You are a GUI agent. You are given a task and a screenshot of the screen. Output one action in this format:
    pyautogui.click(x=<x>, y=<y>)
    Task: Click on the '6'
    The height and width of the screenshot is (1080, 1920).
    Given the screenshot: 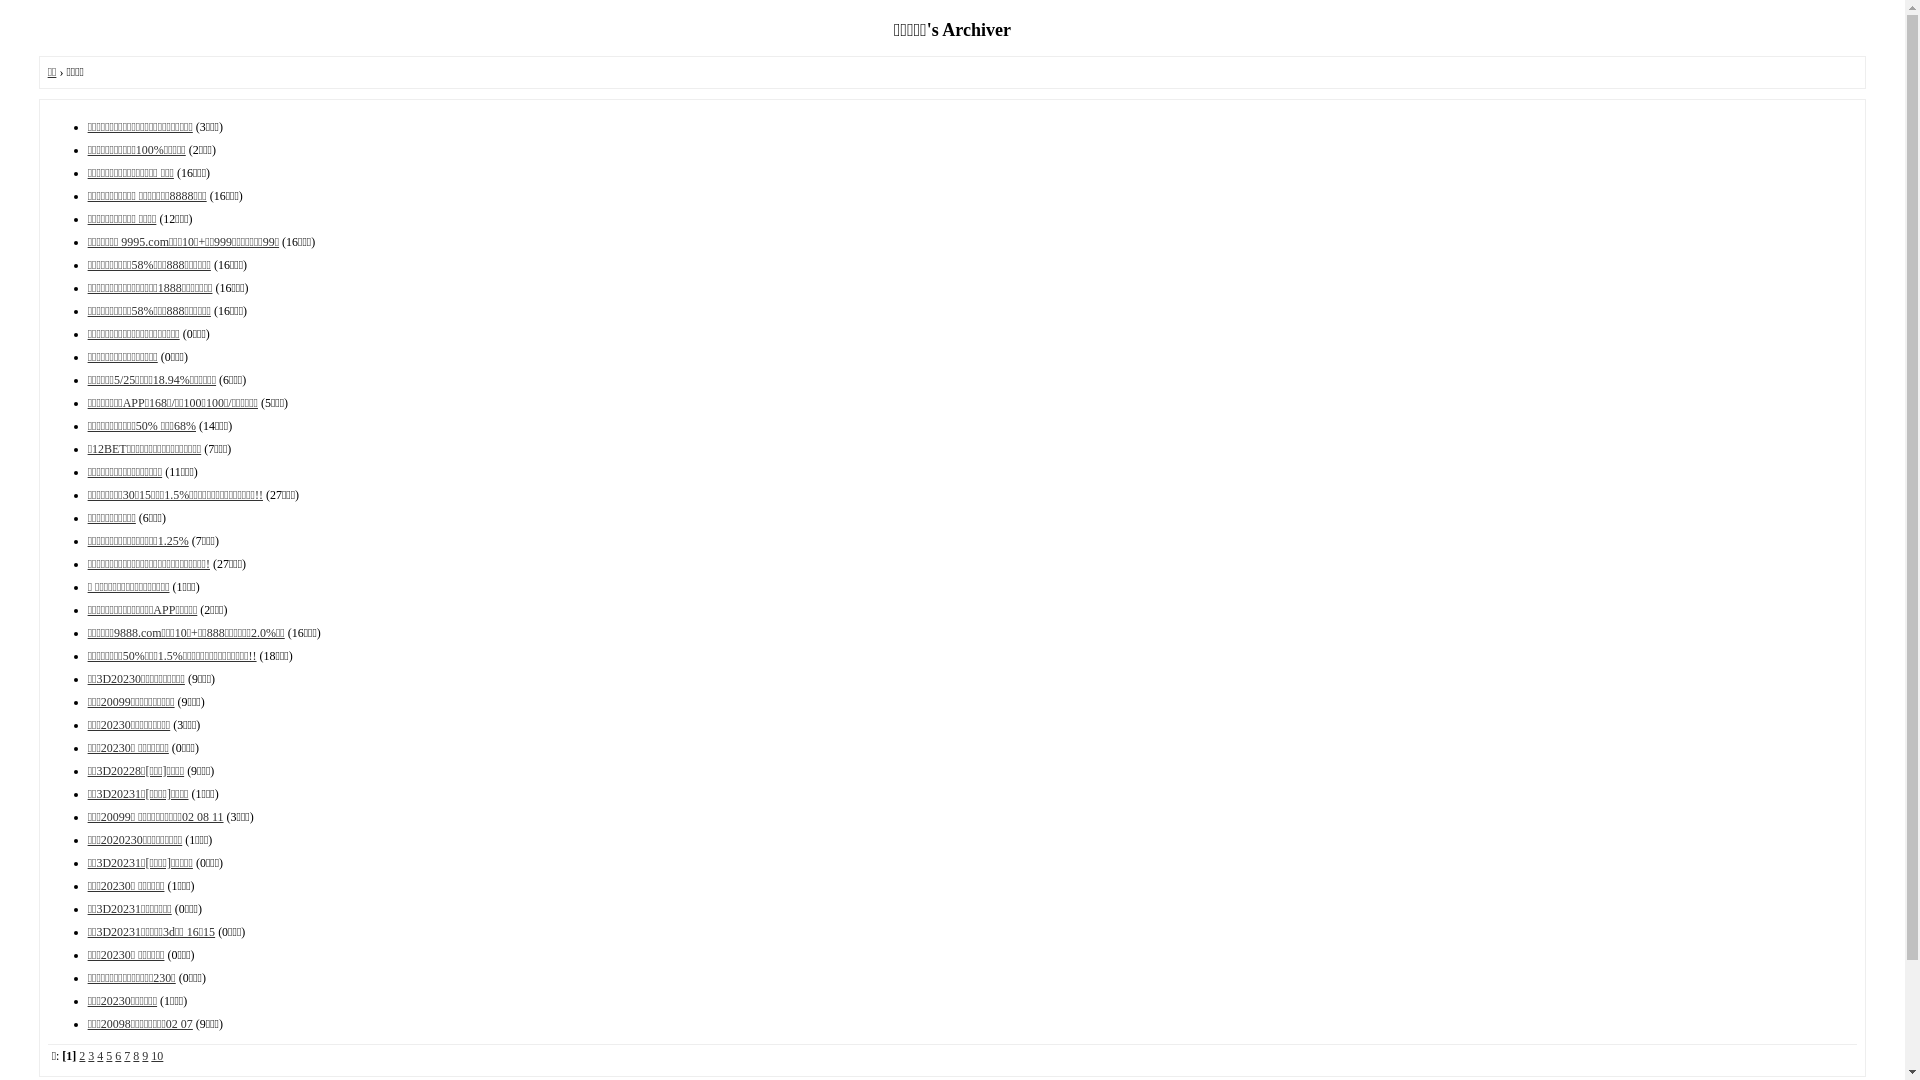 What is the action you would take?
    pyautogui.click(x=117, y=1055)
    